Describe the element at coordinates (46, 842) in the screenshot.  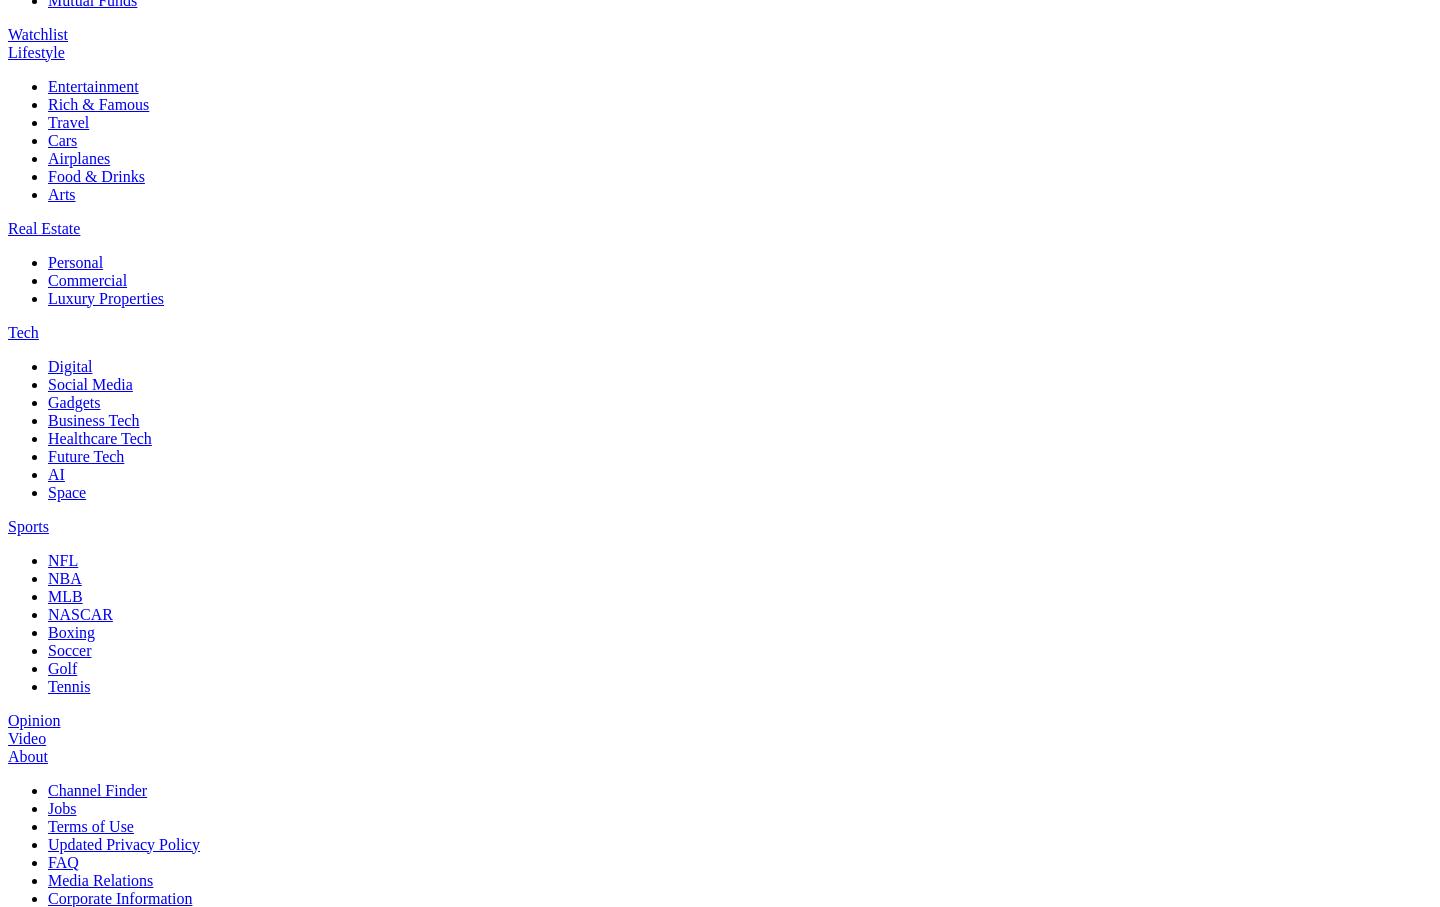
I see `'Updated Privacy Policy'` at that location.